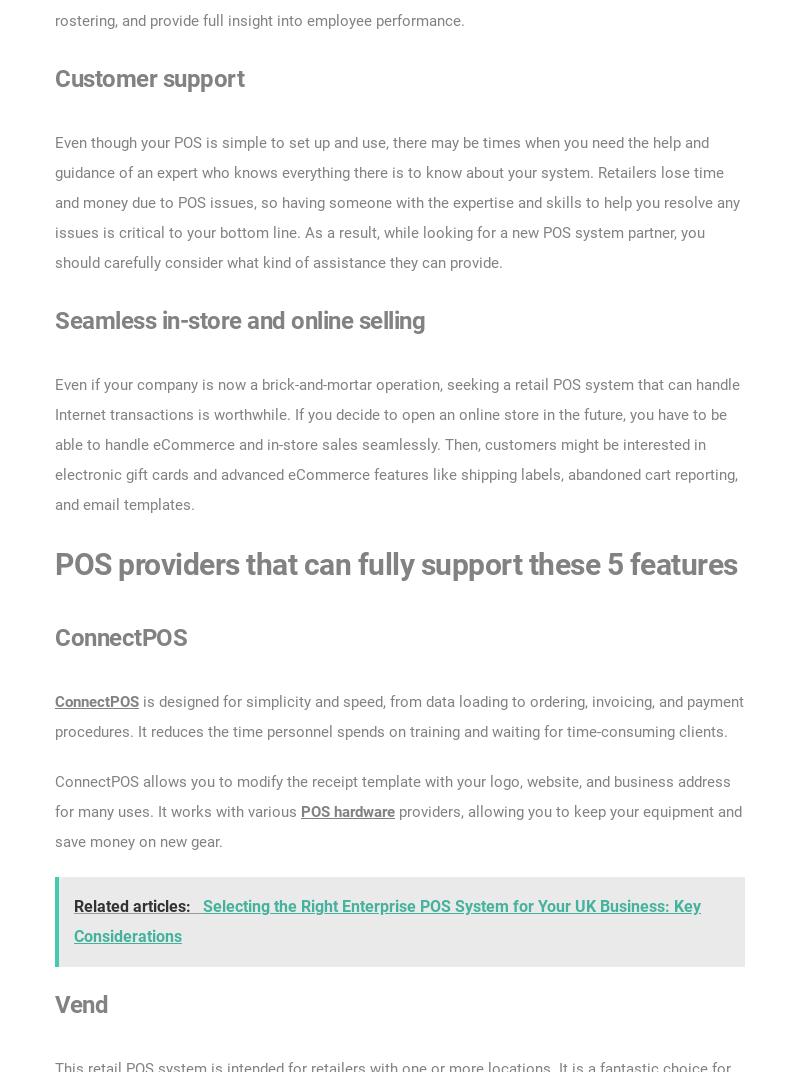 The image size is (800, 1072). I want to click on 'Vend', so click(54, 1003).